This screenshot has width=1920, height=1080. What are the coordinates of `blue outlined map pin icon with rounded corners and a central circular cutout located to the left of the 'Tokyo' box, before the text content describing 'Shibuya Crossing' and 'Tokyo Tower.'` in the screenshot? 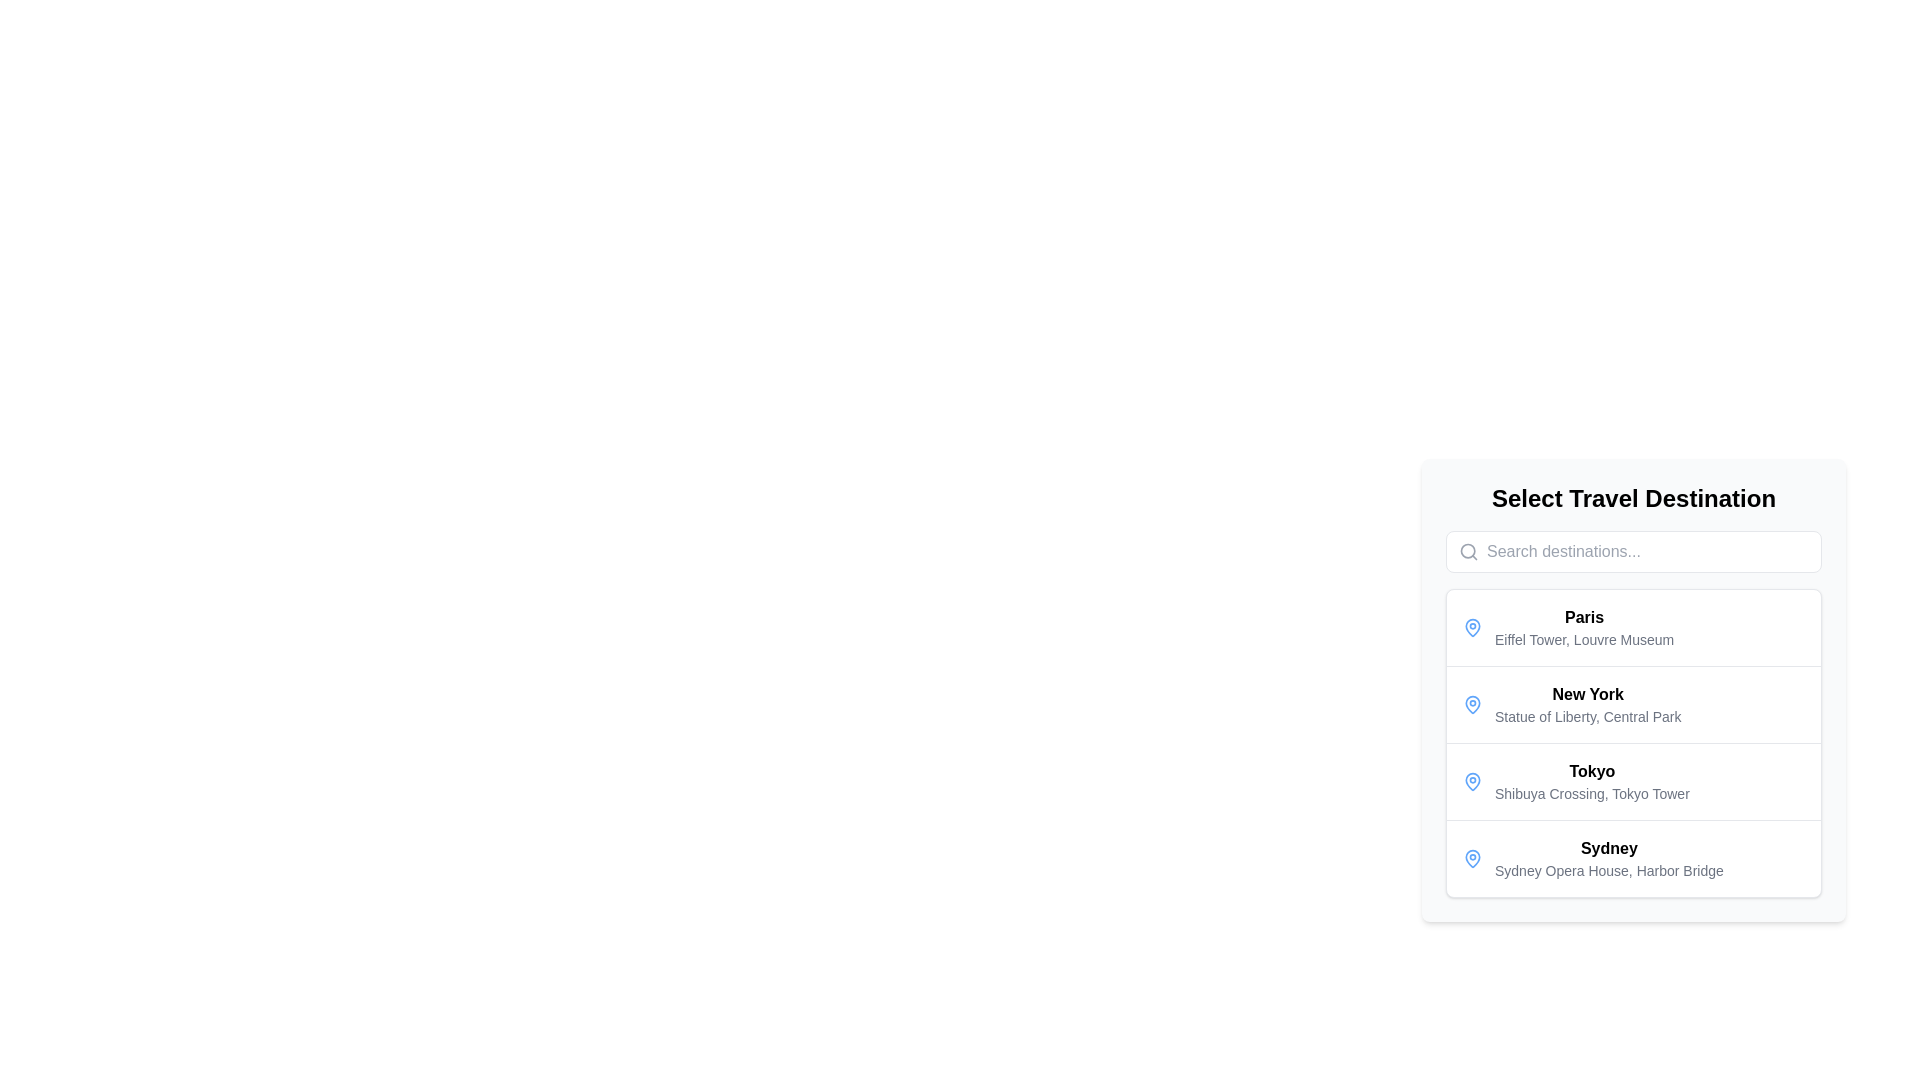 It's located at (1473, 781).